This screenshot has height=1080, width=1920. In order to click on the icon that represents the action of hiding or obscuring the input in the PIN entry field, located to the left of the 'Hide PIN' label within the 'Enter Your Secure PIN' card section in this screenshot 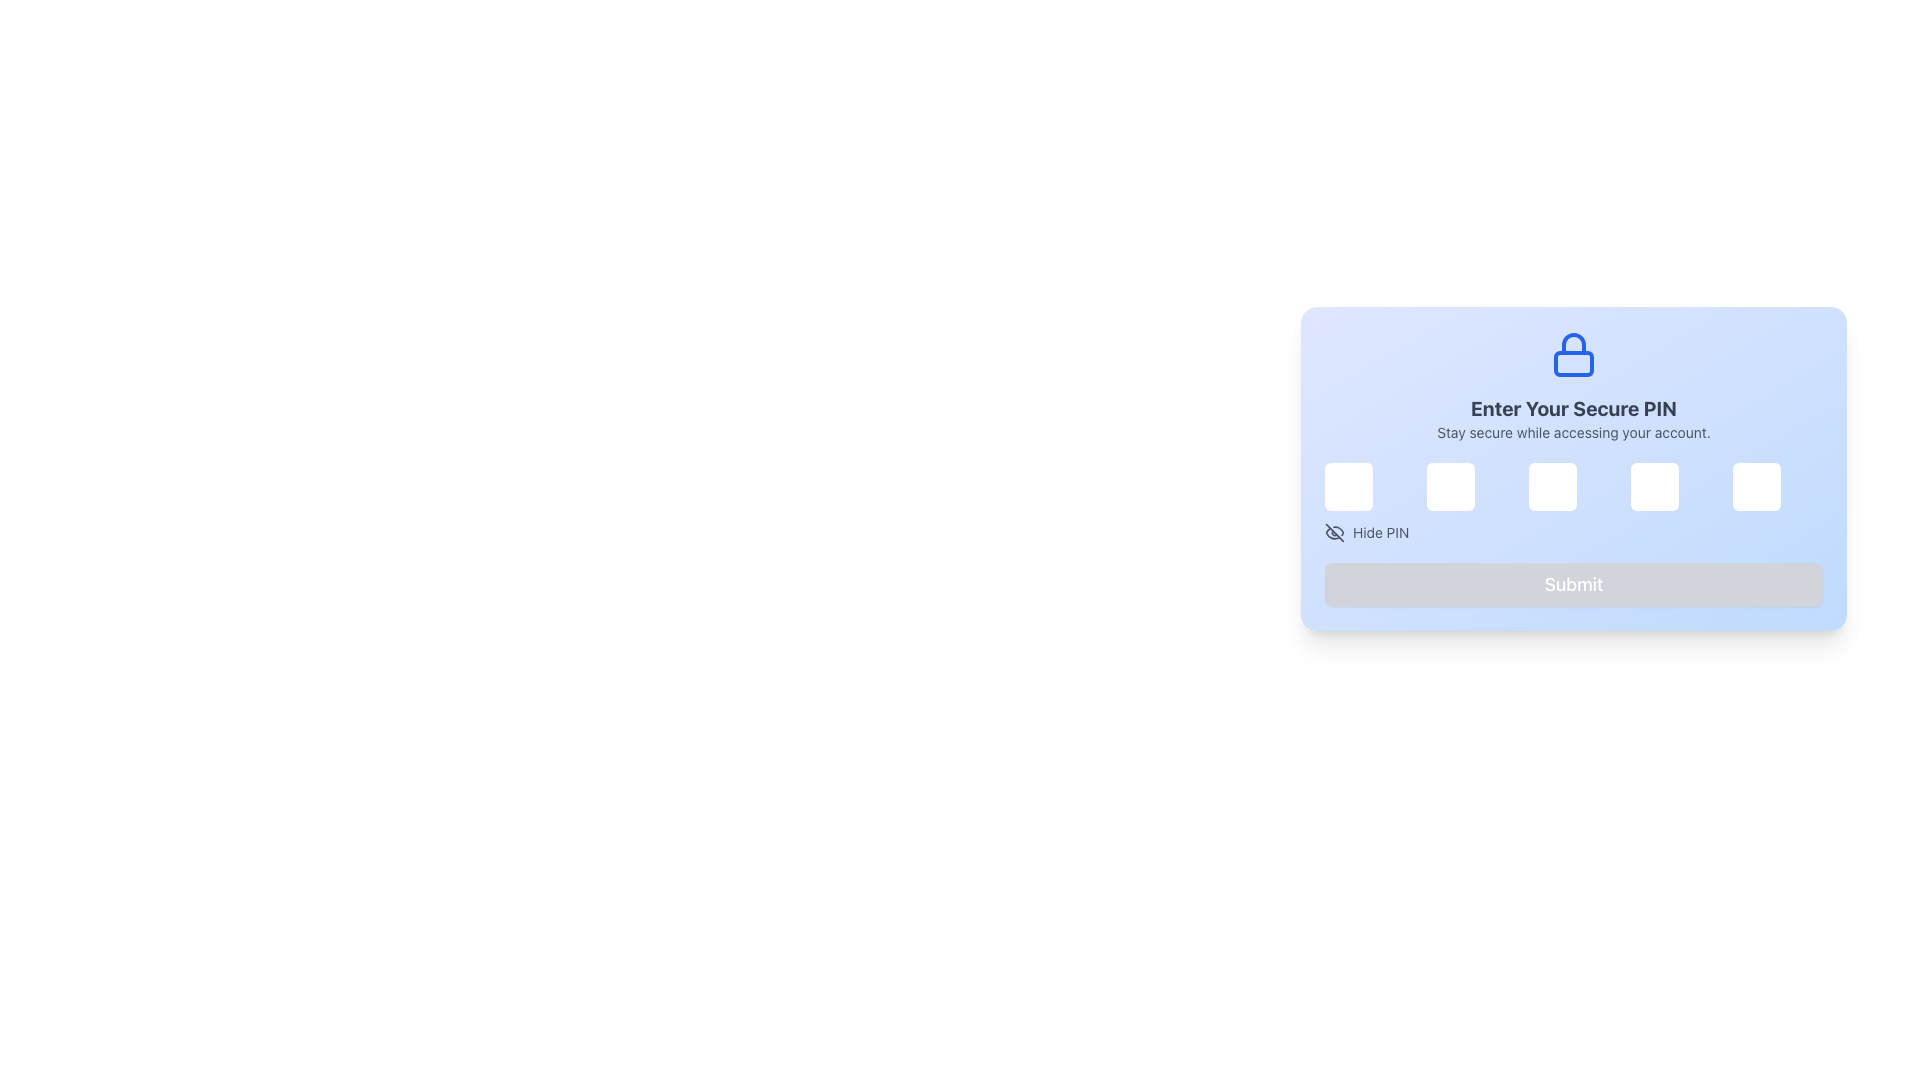, I will do `click(1334, 531)`.